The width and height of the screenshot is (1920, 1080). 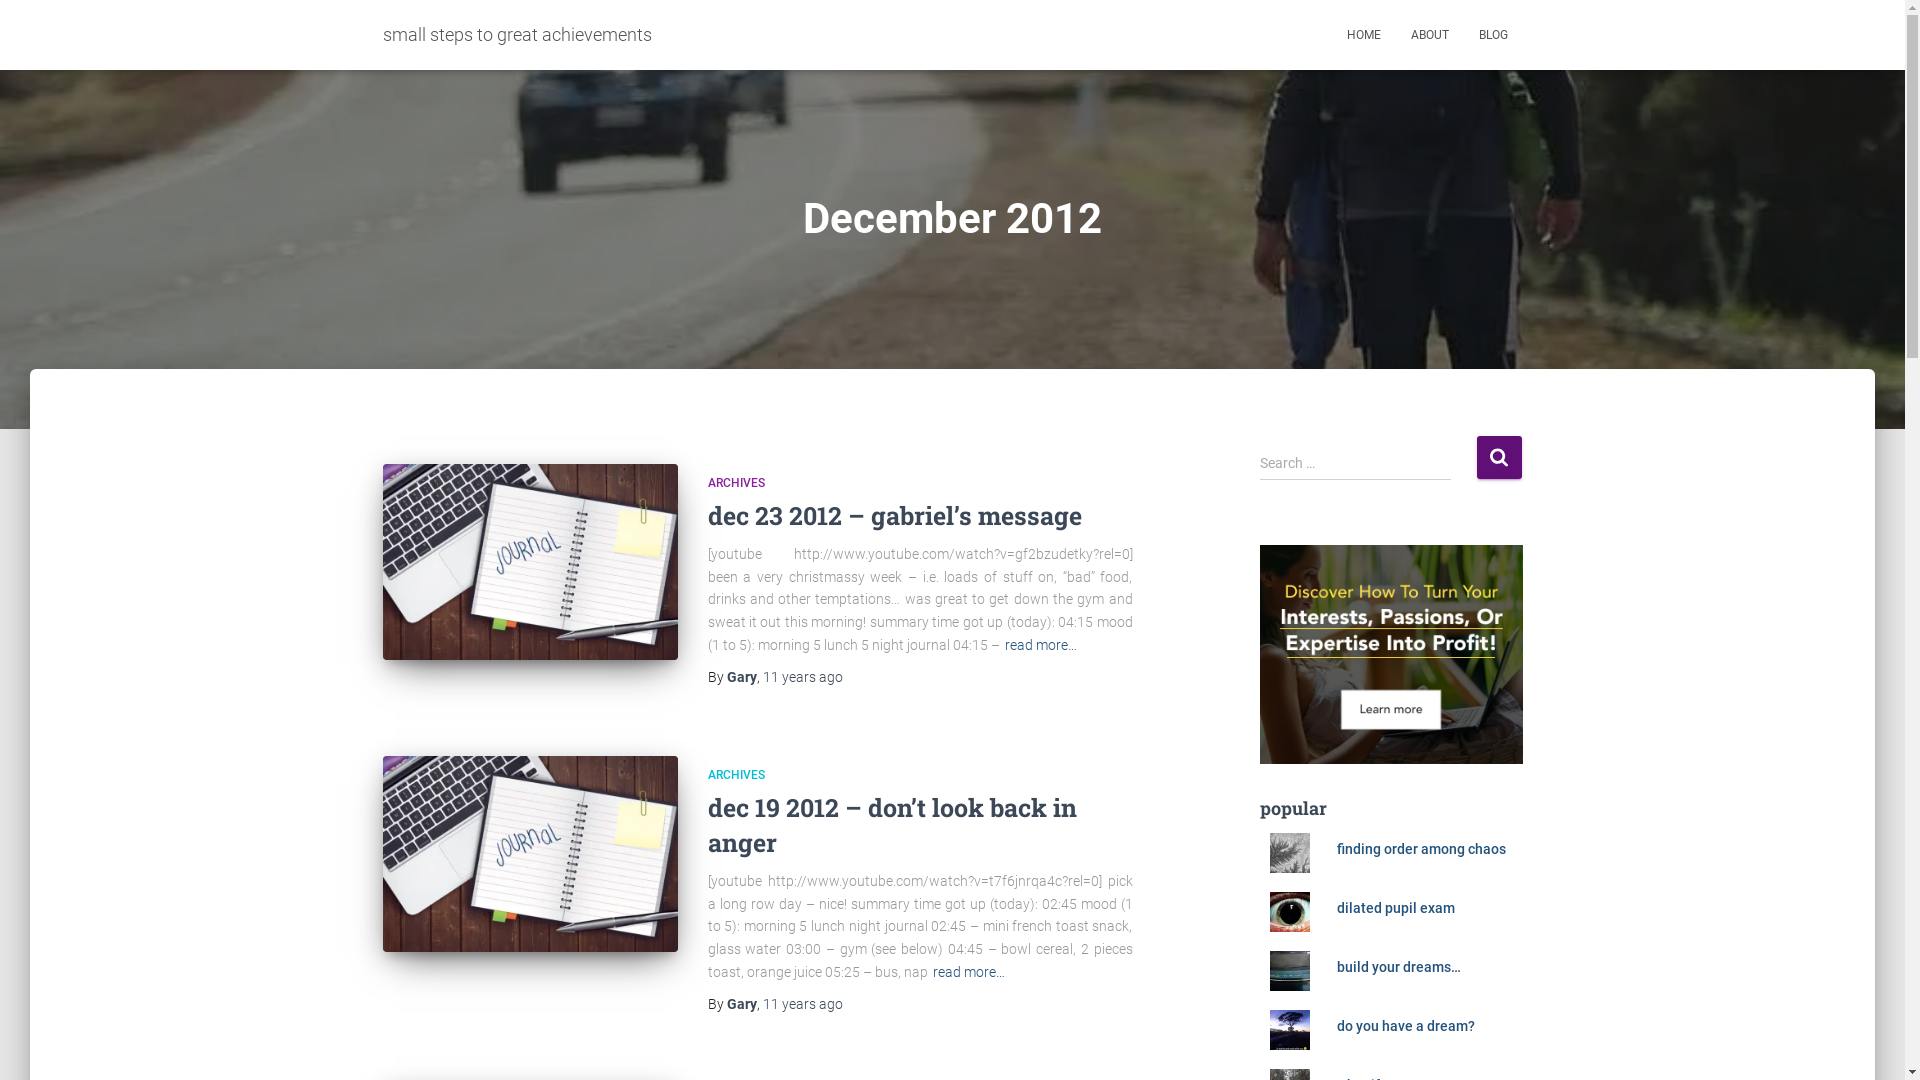 I want to click on 'finding order among chaos', so click(x=1420, y=848).